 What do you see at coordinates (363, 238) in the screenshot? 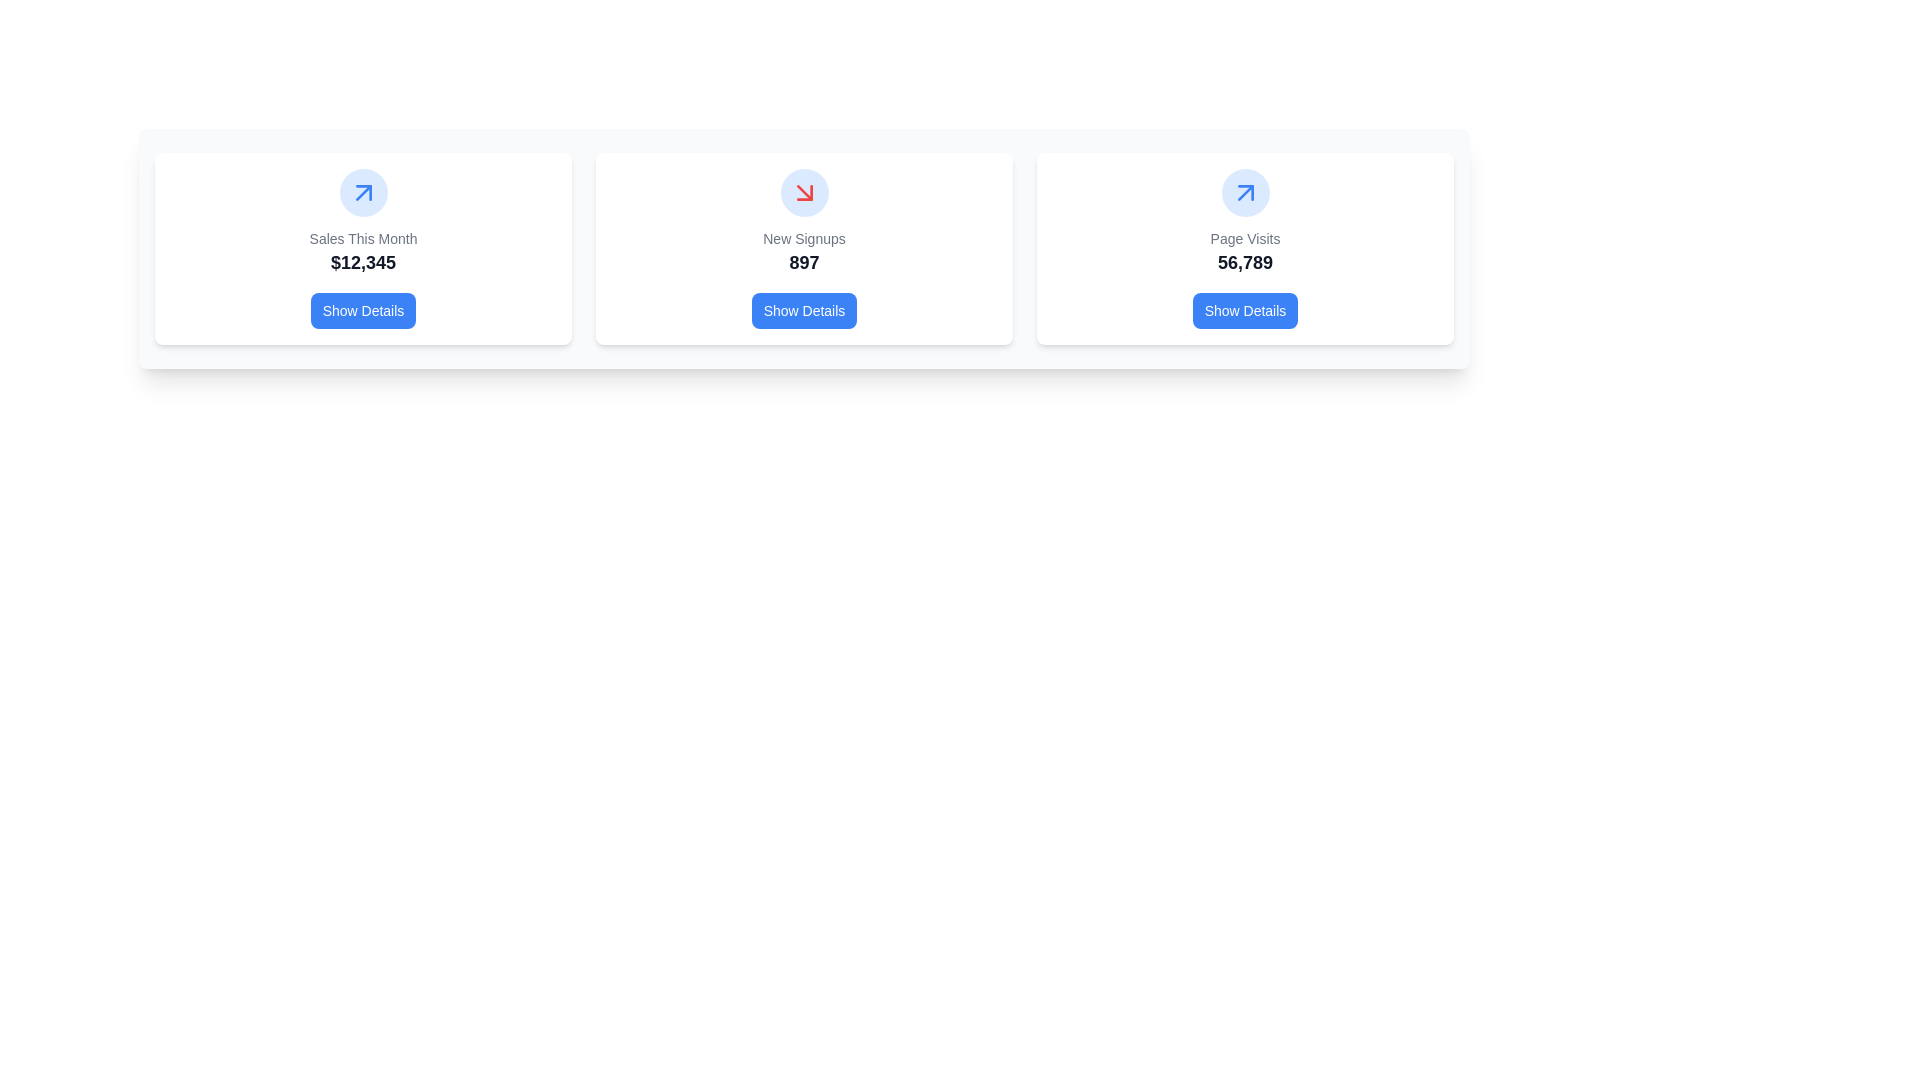
I see `the static text label indicating the context of the sales data for the current month, located in the leftmost card above the '$12,345' text` at bounding box center [363, 238].